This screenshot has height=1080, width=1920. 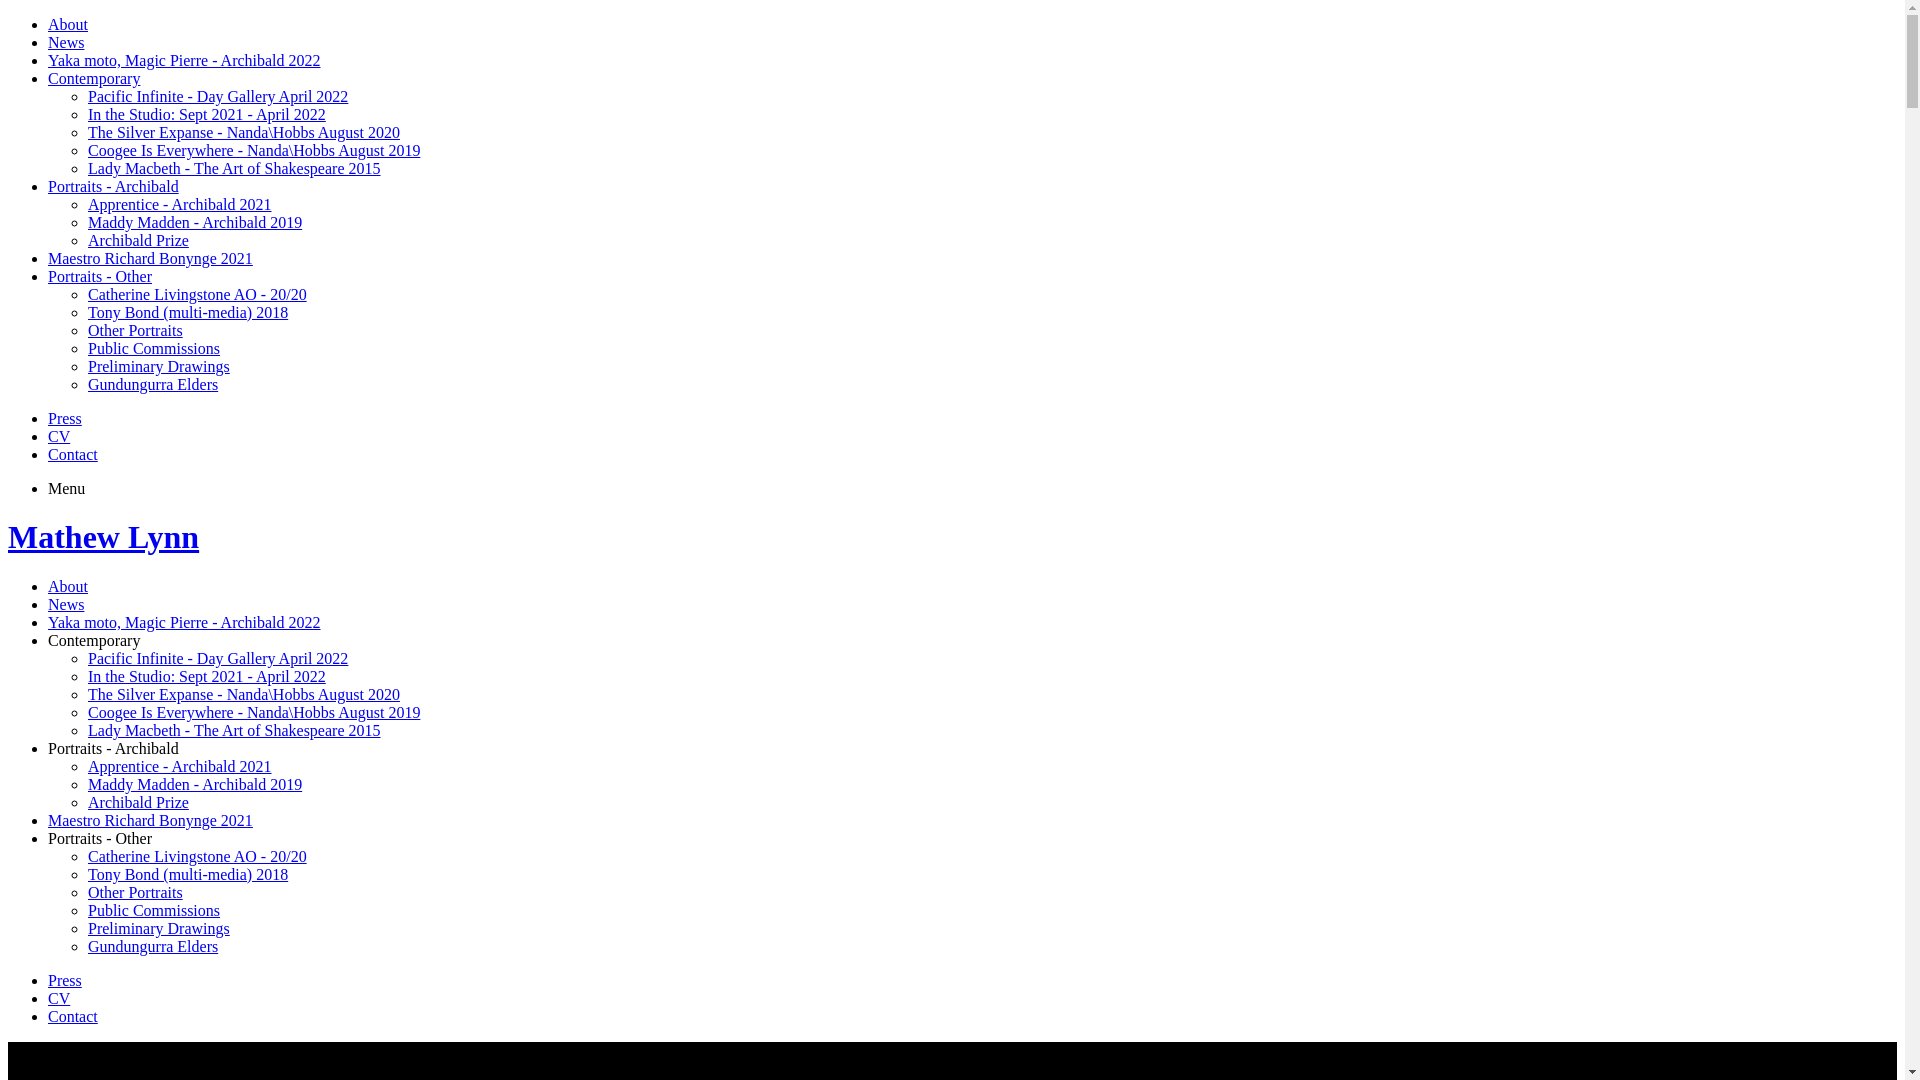 What do you see at coordinates (48, 585) in the screenshot?
I see `'About'` at bounding box center [48, 585].